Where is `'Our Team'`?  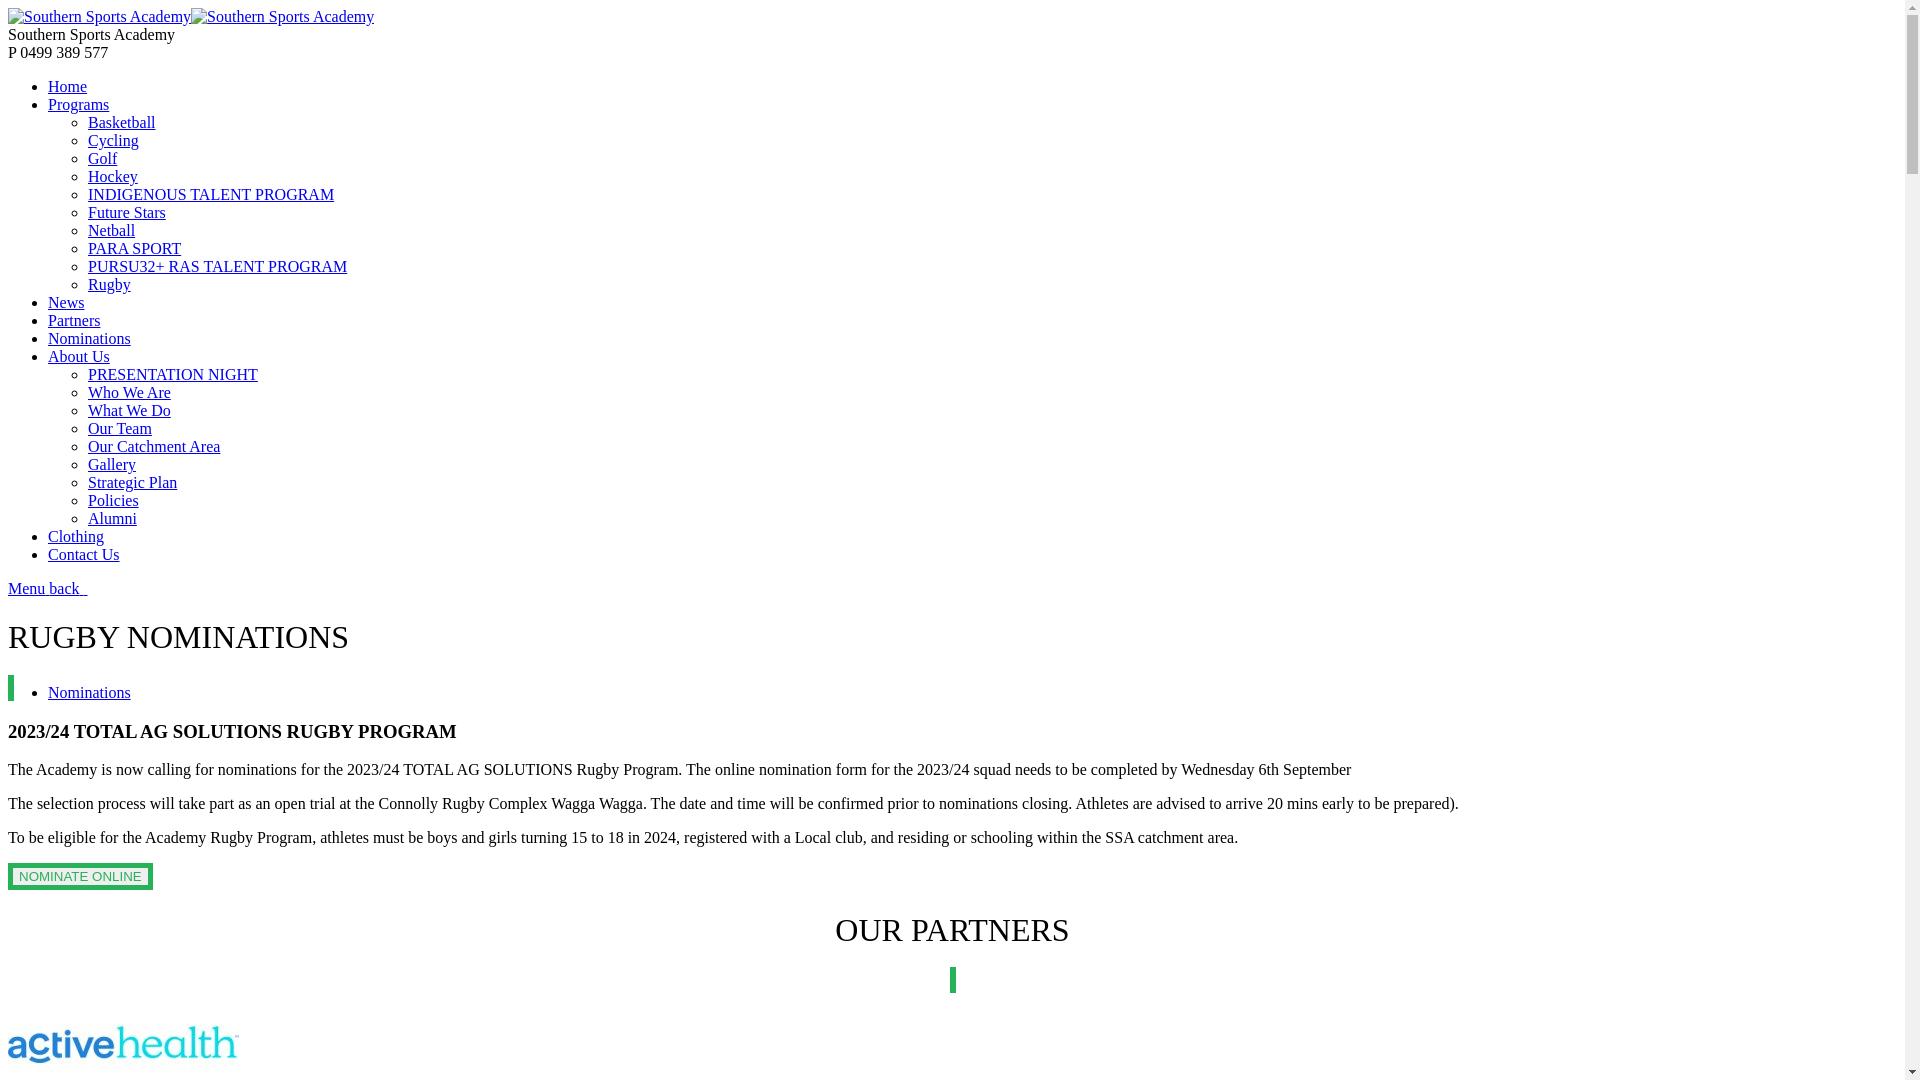
'Our Team' is located at coordinates (119, 427).